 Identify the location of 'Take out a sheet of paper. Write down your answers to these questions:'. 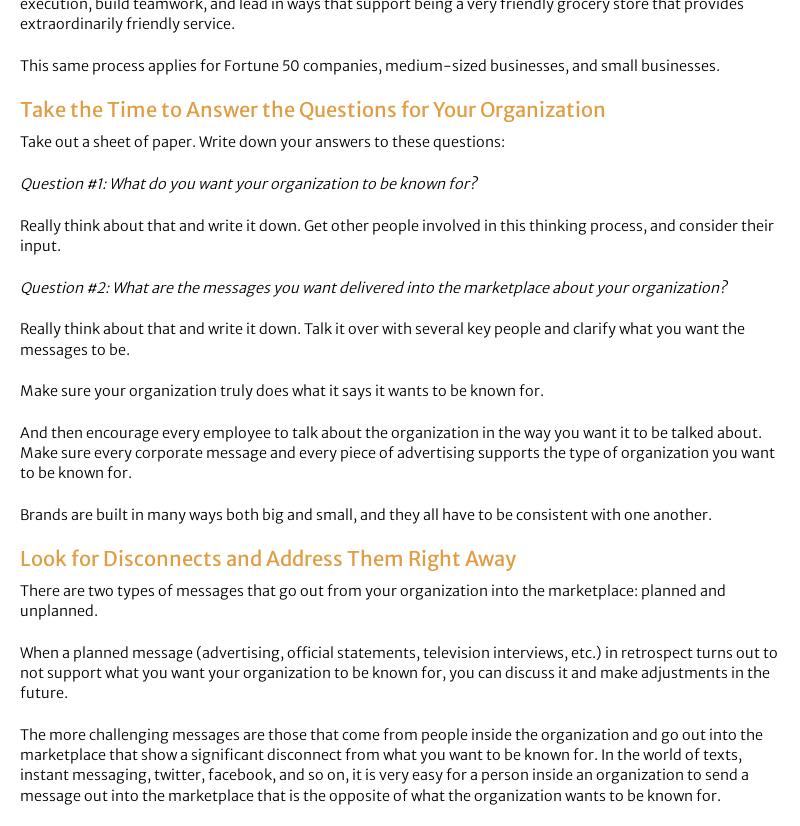
(261, 141).